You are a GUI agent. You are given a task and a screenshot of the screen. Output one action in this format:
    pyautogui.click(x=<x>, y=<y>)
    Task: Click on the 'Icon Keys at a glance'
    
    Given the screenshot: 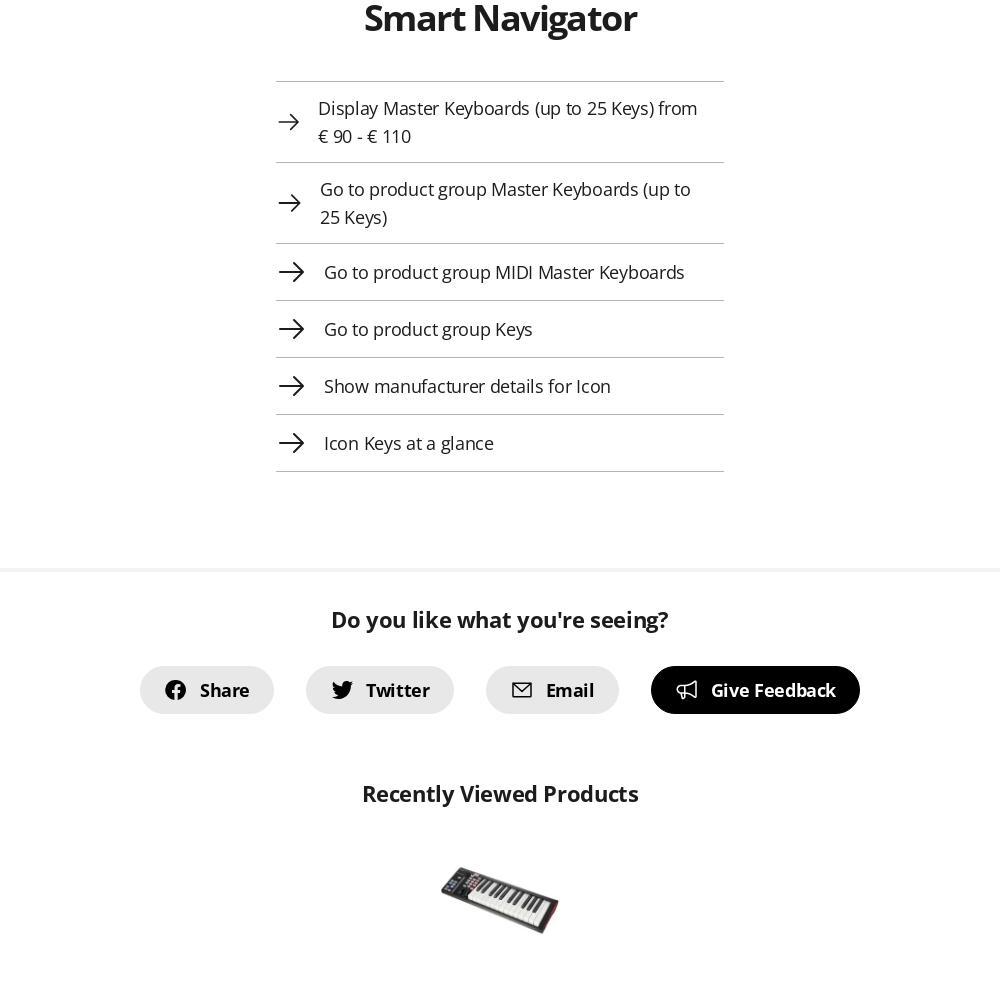 What is the action you would take?
    pyautogui.click(x=323, y=442)
    